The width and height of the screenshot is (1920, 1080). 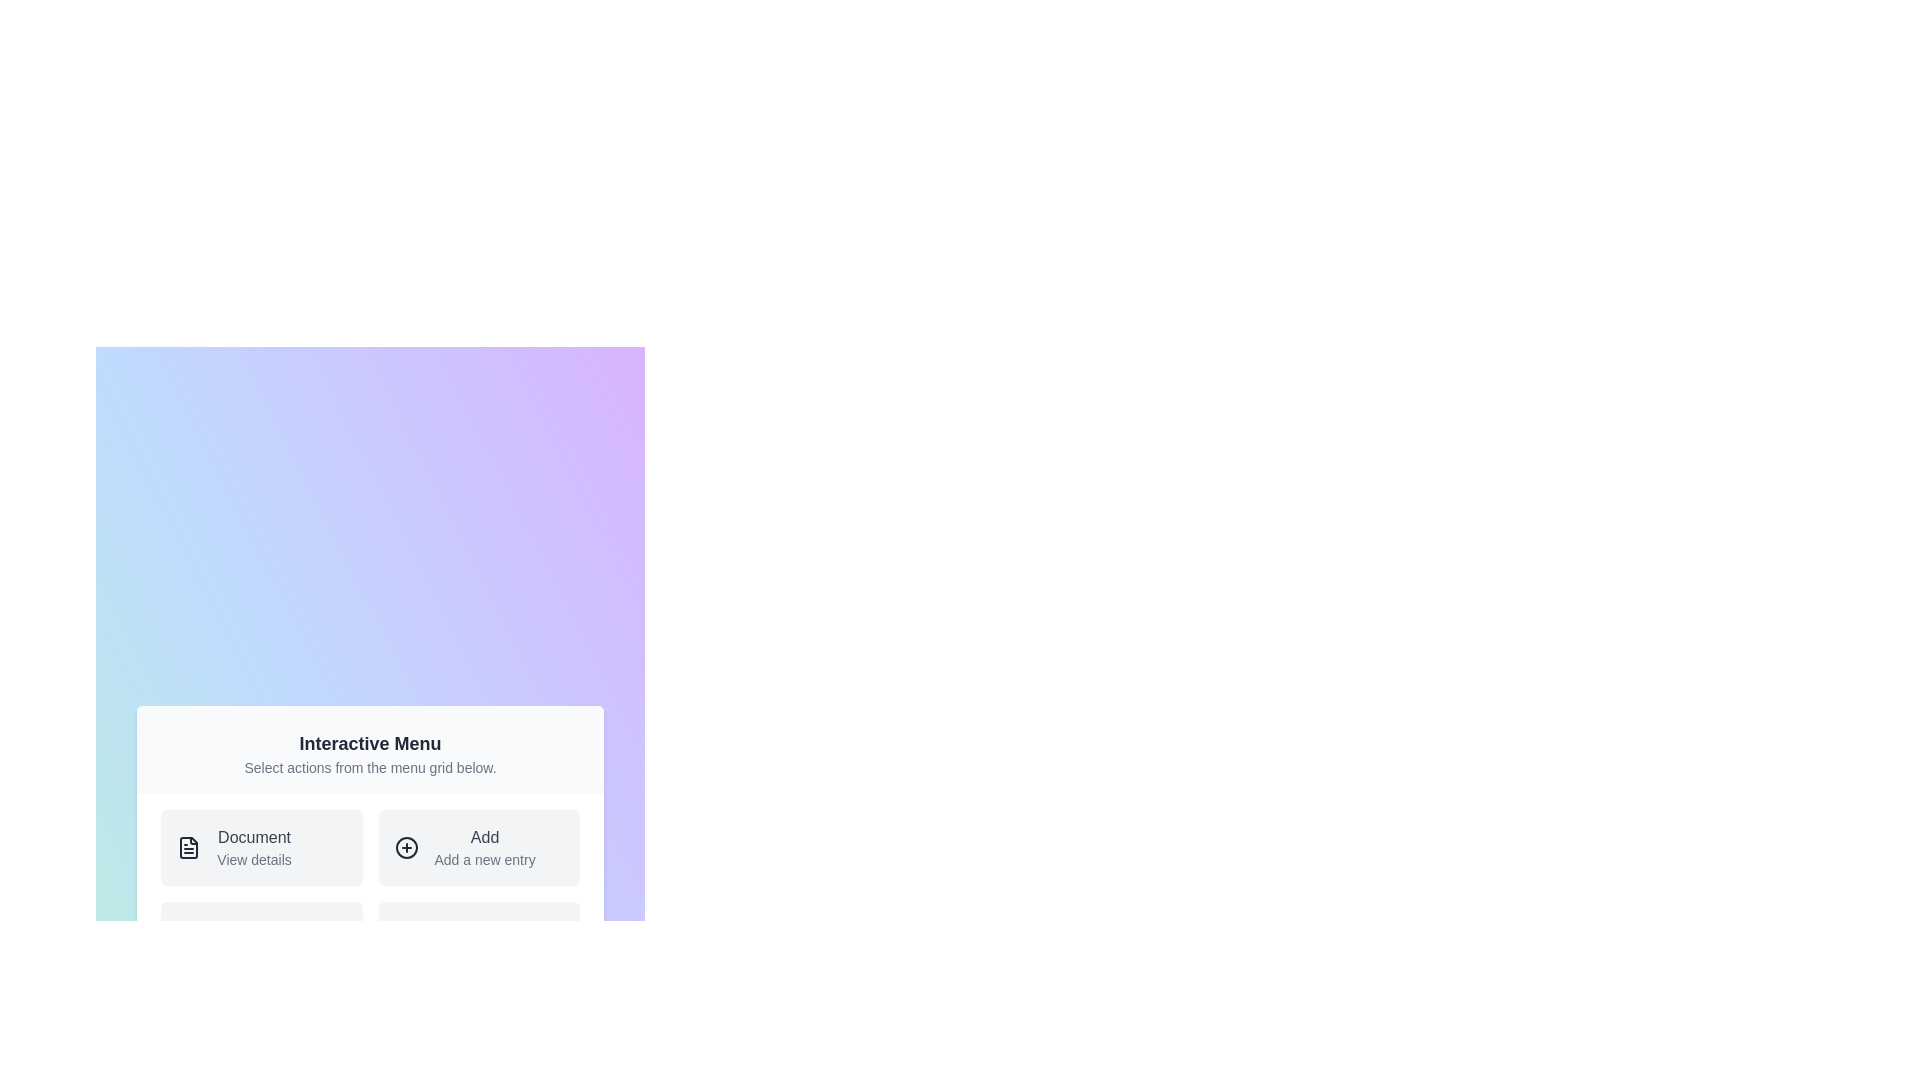 What do you see at coordinates (260, 848) in the screenshot?
I see `the menu item Document` at bounding box center [260, 848].